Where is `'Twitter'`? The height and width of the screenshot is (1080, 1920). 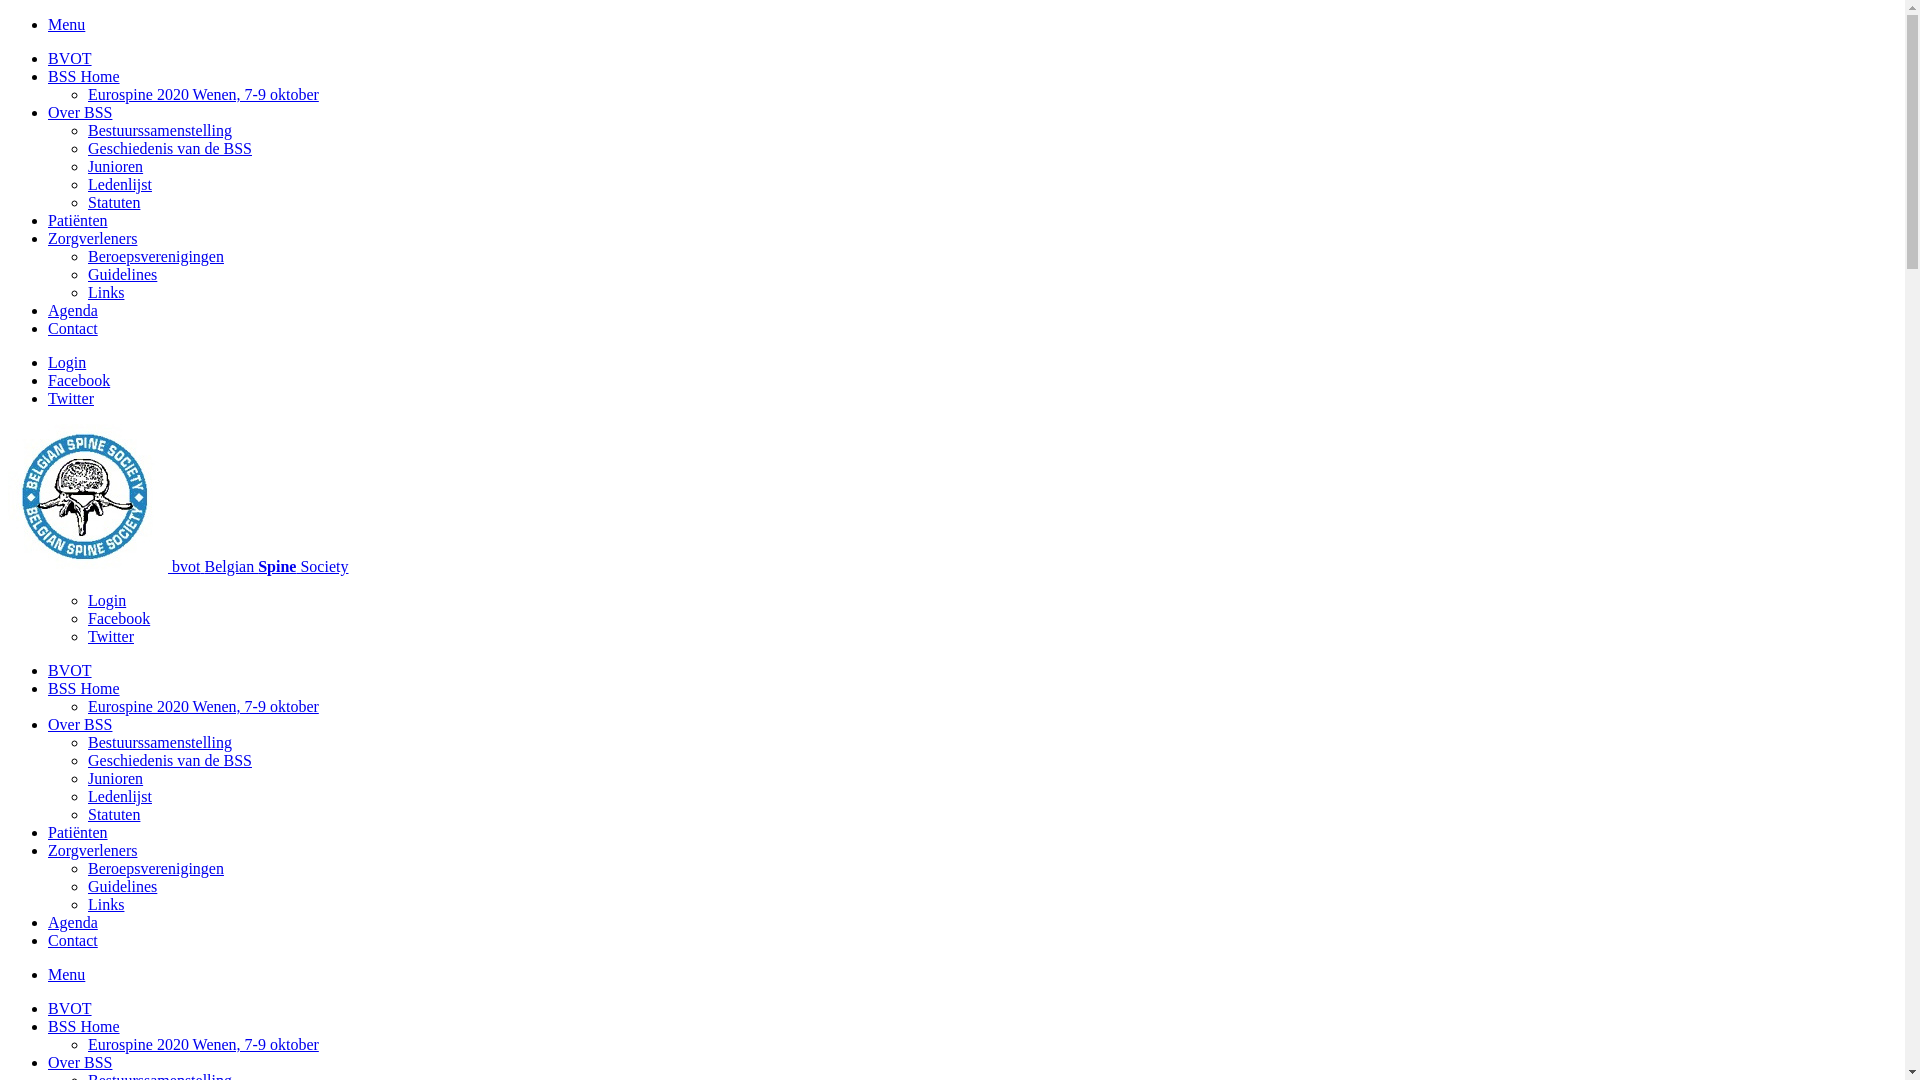
'Twitter' is located at coordinates (71, 398).